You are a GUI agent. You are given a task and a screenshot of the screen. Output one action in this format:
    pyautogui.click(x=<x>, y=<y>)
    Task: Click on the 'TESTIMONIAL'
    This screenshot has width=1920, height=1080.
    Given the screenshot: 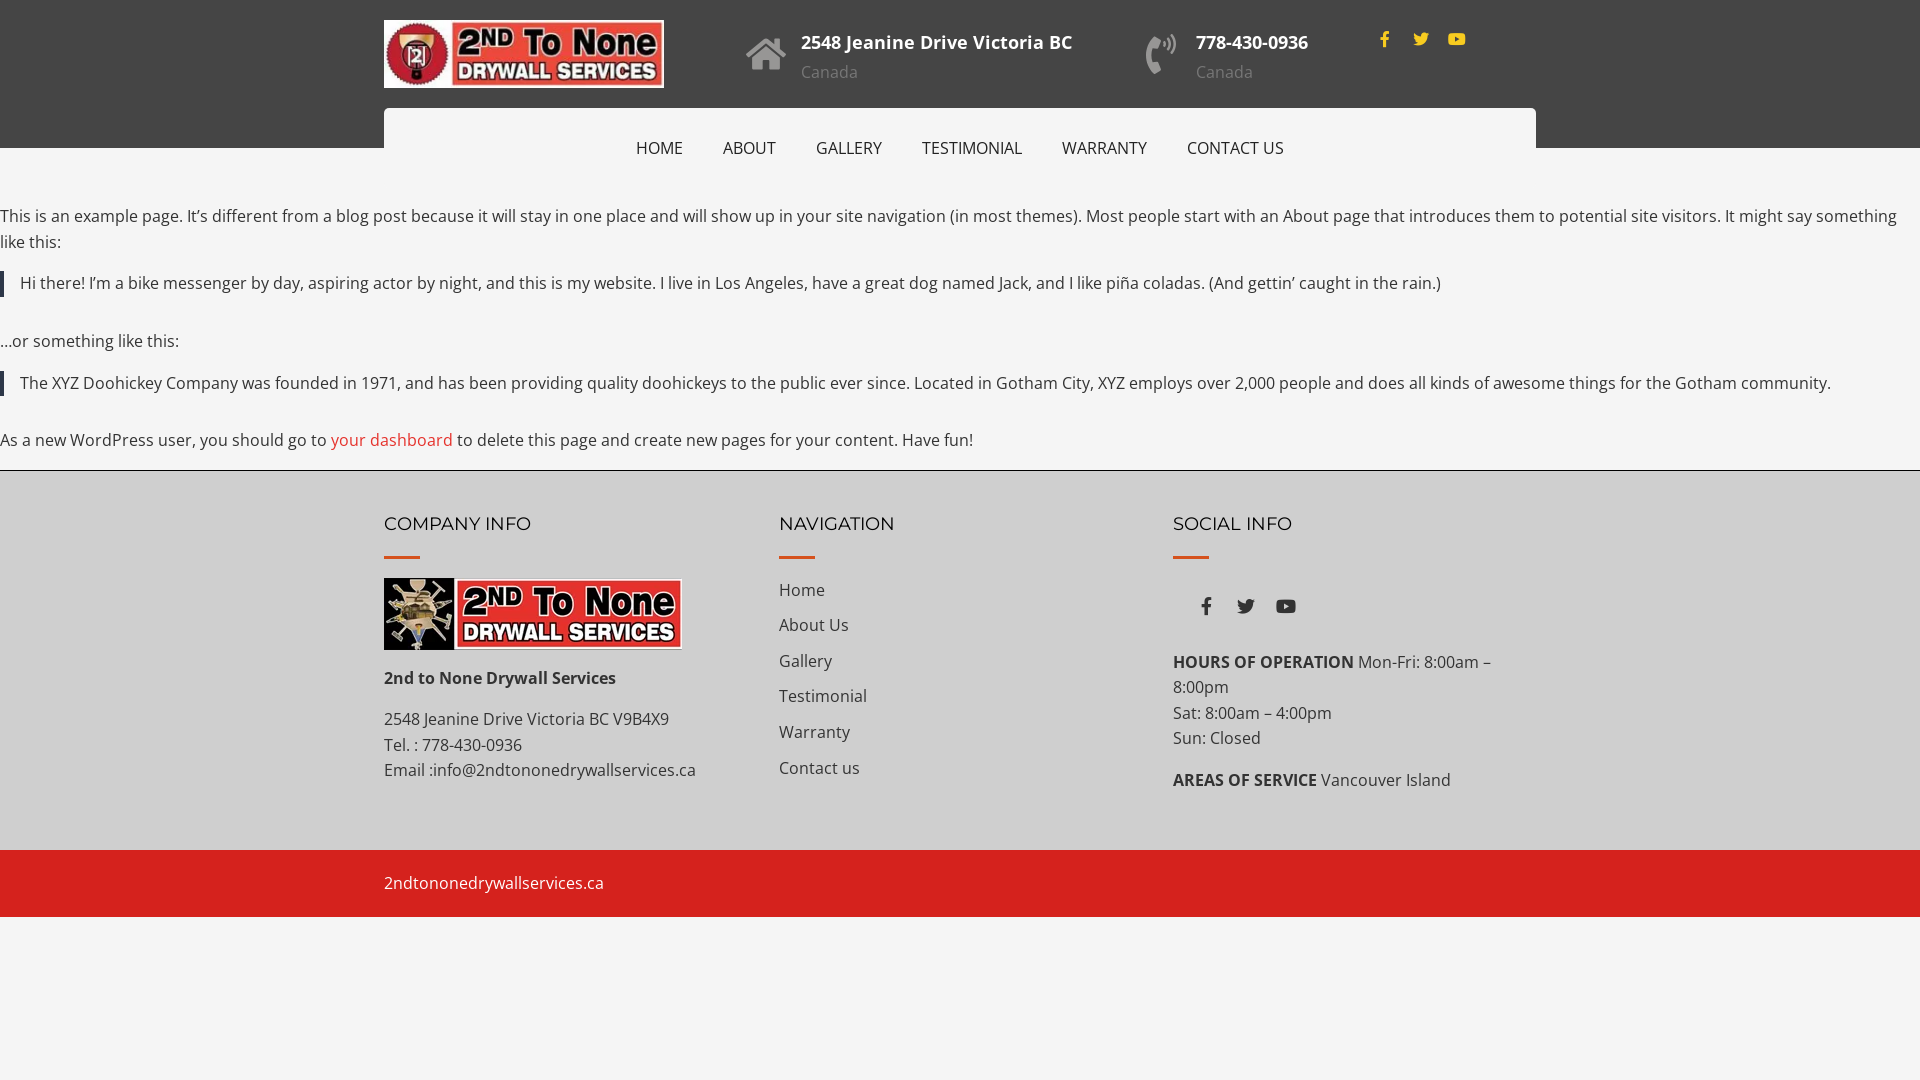 What is the action you would take?
    pyautogui.click(x=971, y=146)
    